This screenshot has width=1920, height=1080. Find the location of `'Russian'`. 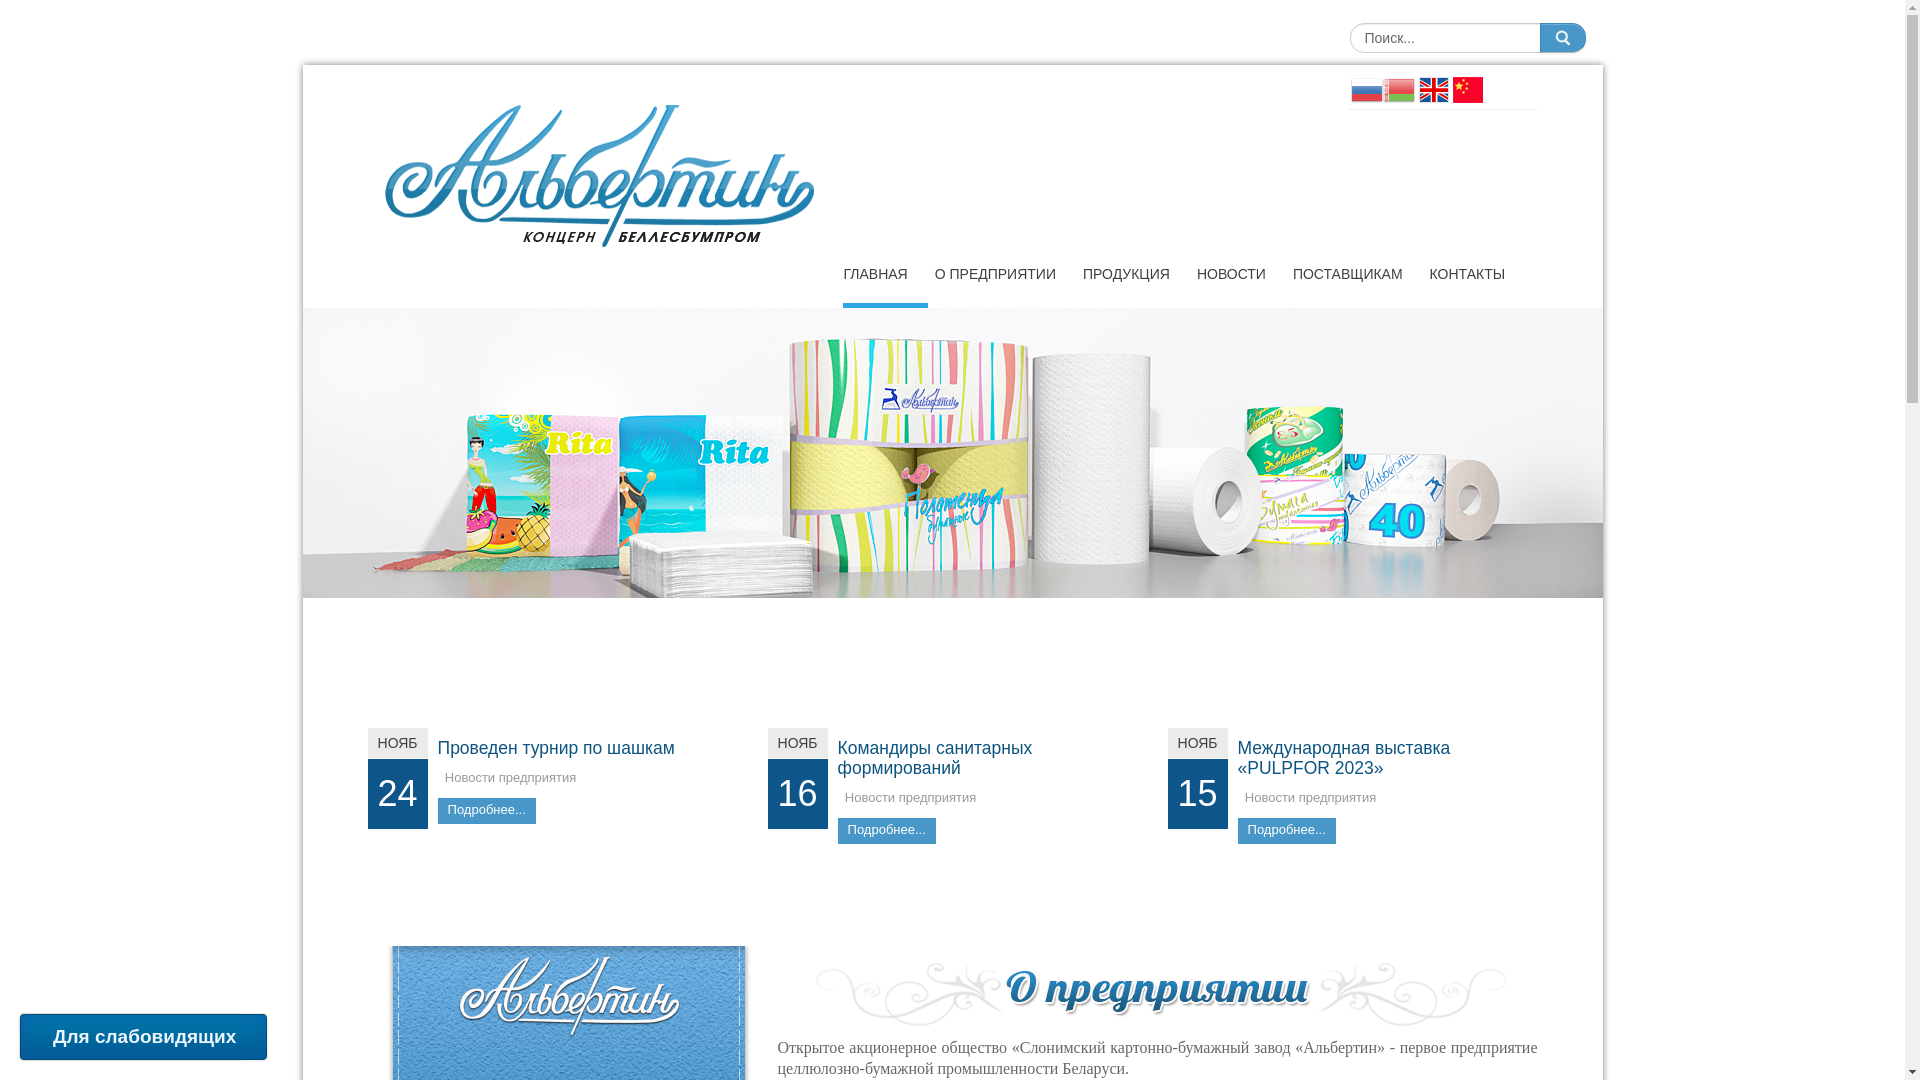

'Russian' is located at coordinates (1365, 87).